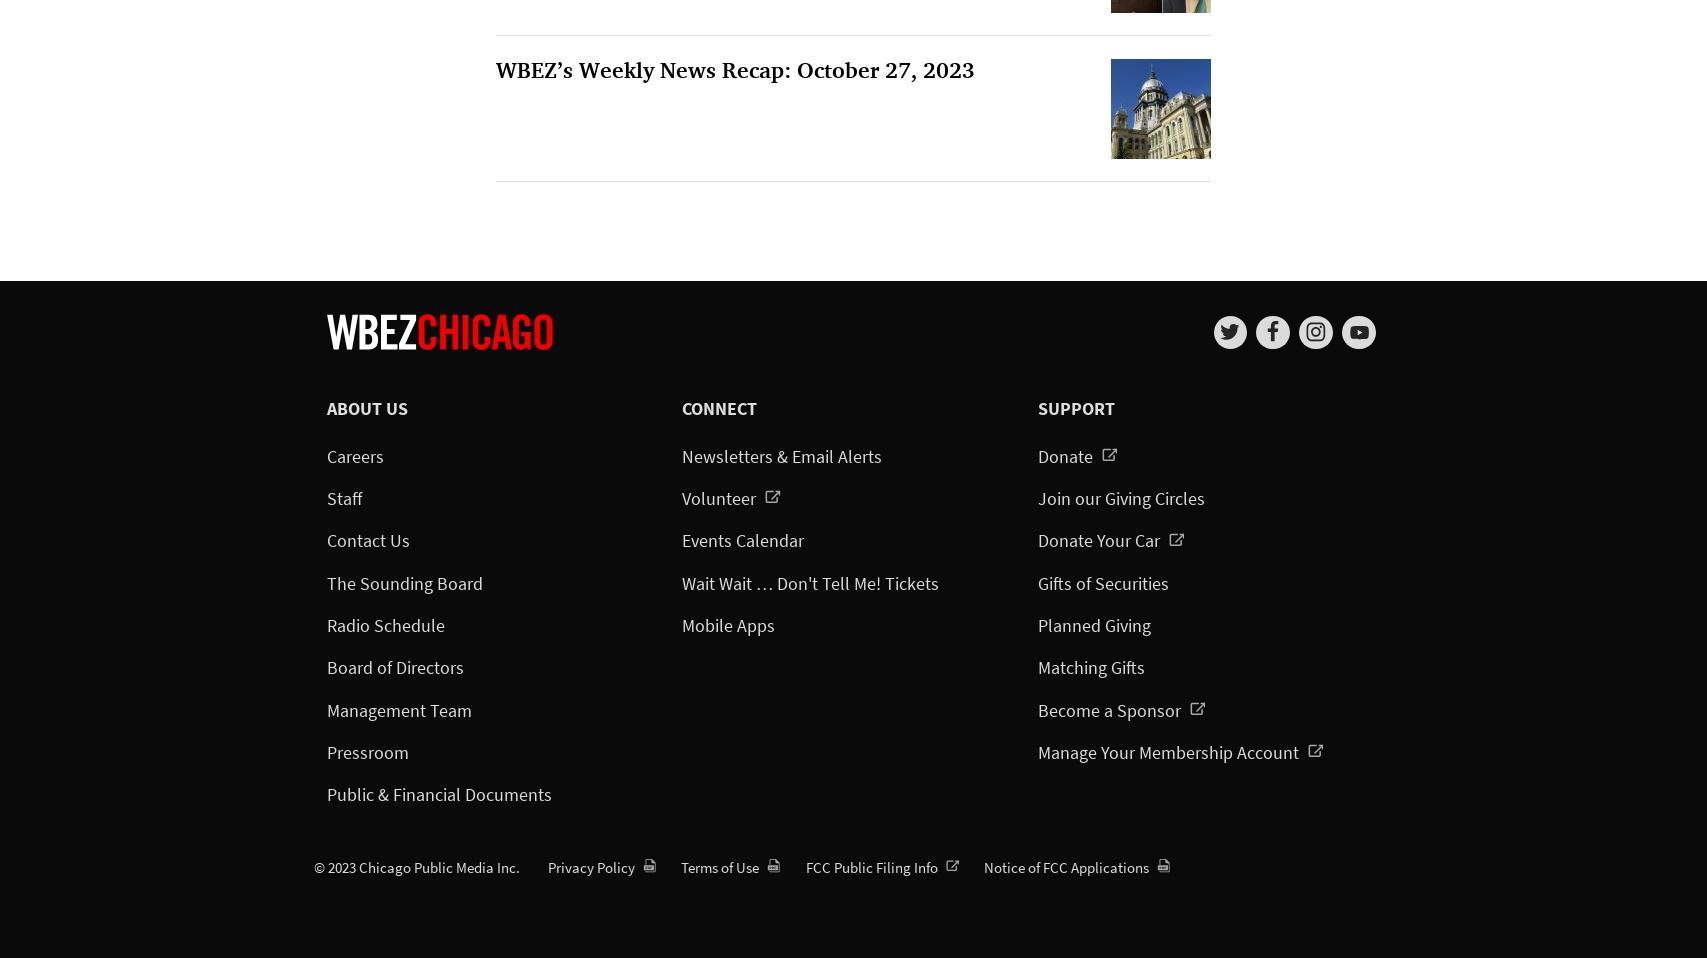 This screenshot has width=1707, height=958. Describe the element at coordinates (871, 865) in the screenshot. I see `'FCC Public Filing Info'` at that location.